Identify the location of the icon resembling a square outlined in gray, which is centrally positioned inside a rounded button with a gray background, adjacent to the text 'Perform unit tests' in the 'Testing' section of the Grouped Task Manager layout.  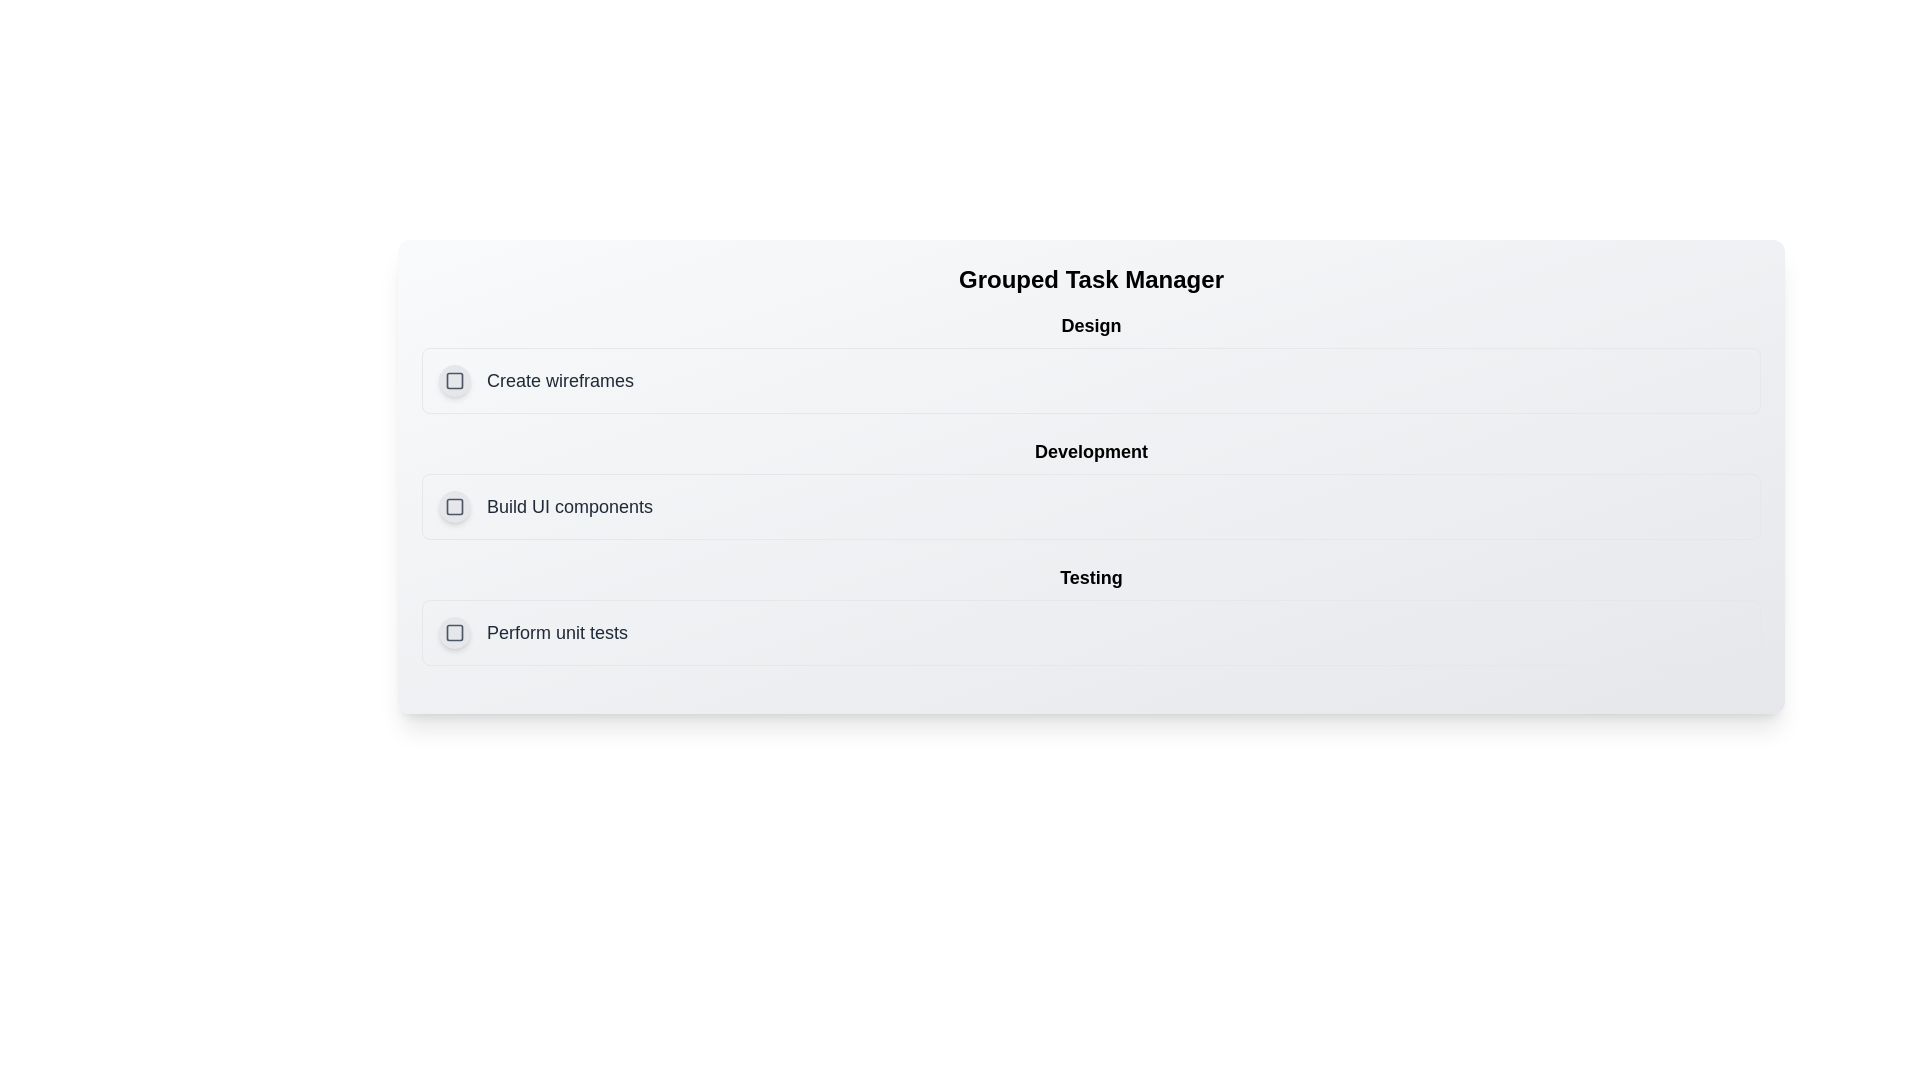
(454, 632).